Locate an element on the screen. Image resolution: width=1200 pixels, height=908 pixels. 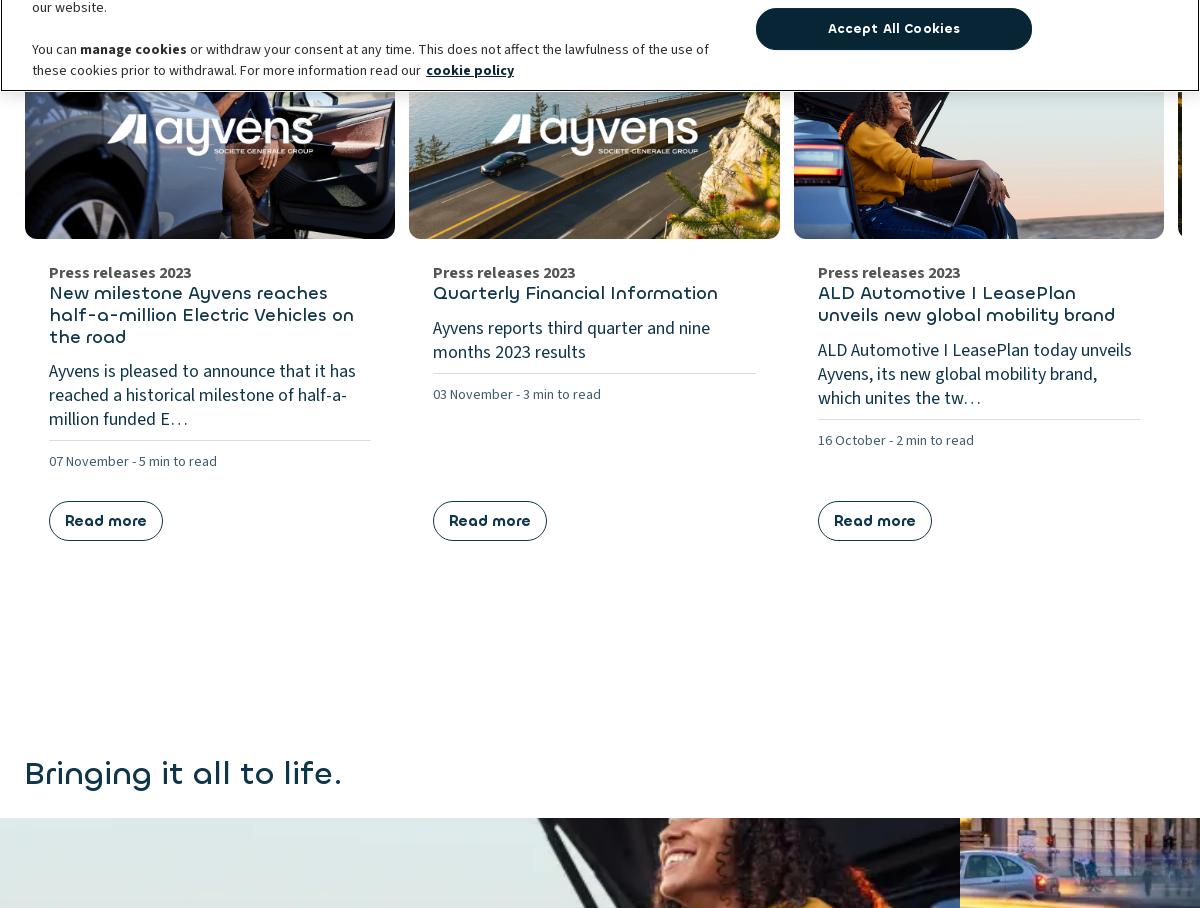
'ALD Automotive I LeasePlan unveils new global mobility brand' is located at coordinates (965, 302).